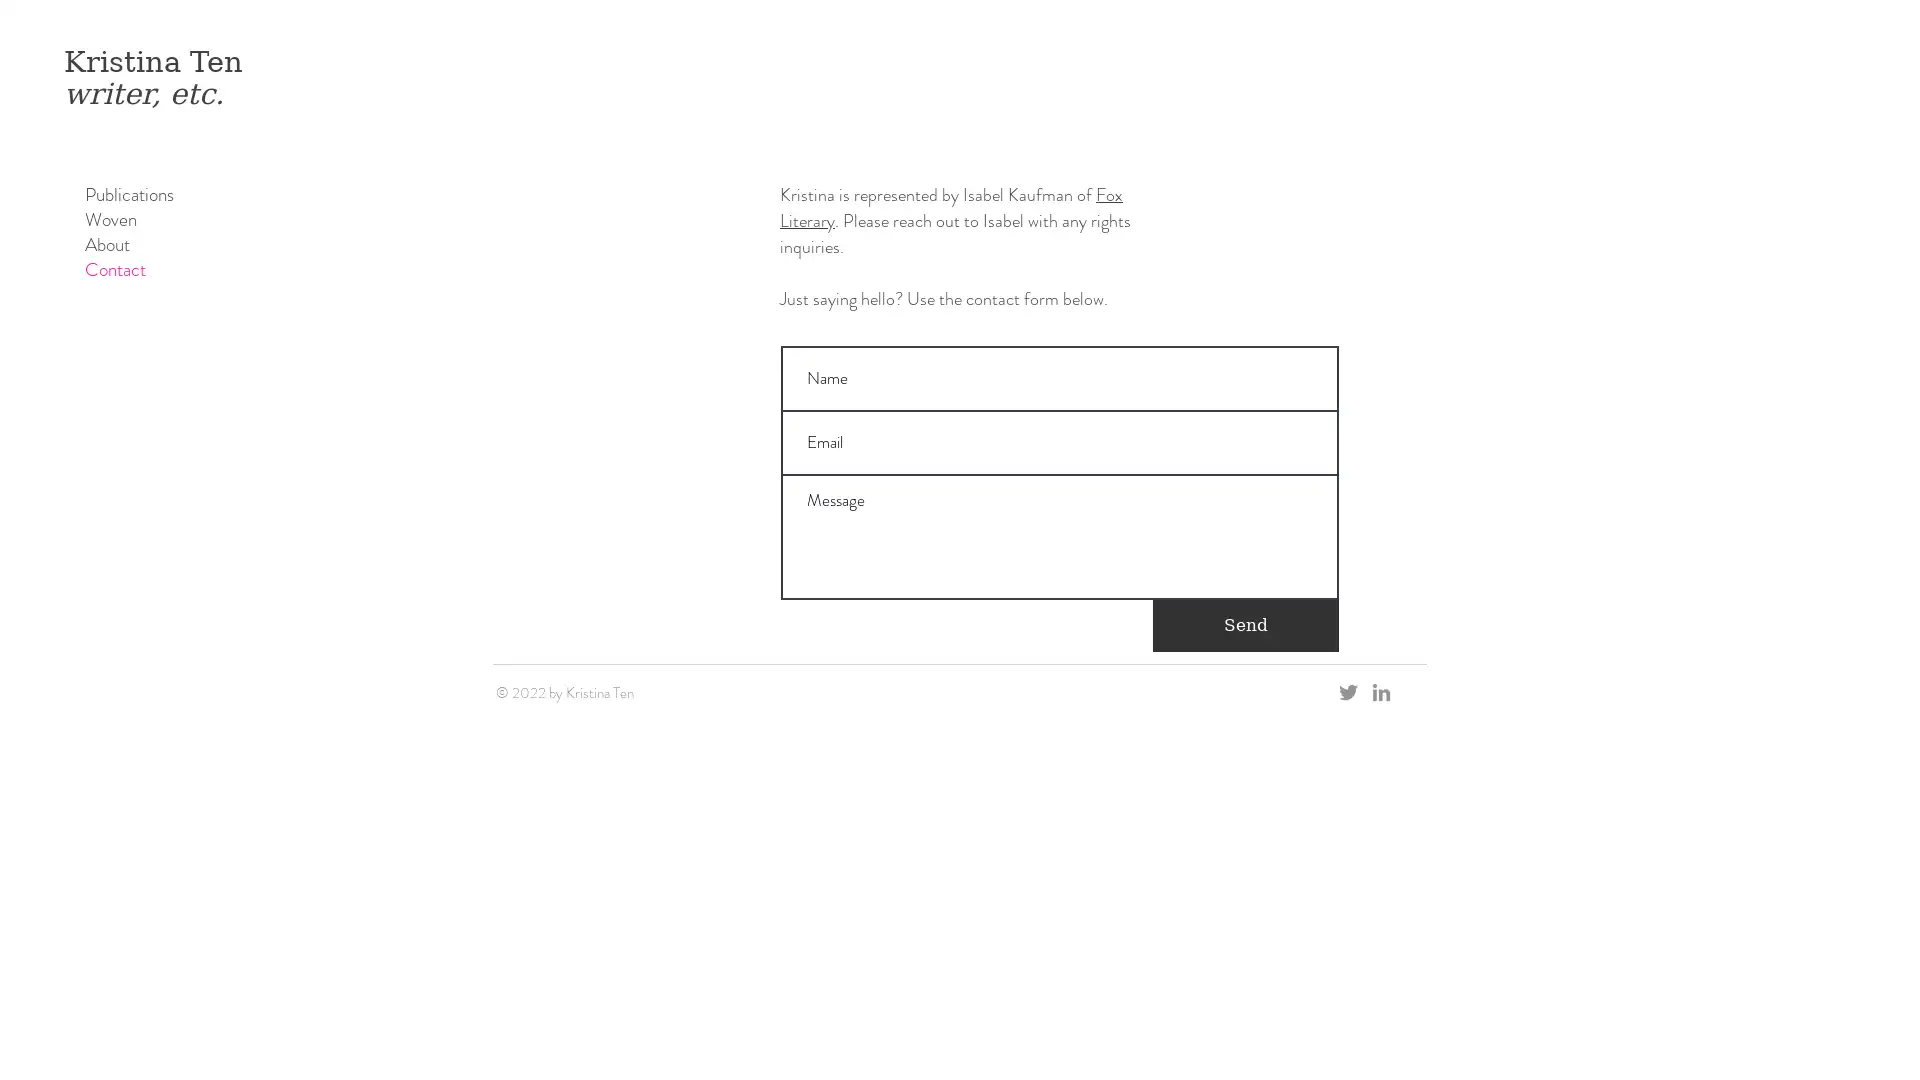  I want to click on Send, so click(1245, 624).